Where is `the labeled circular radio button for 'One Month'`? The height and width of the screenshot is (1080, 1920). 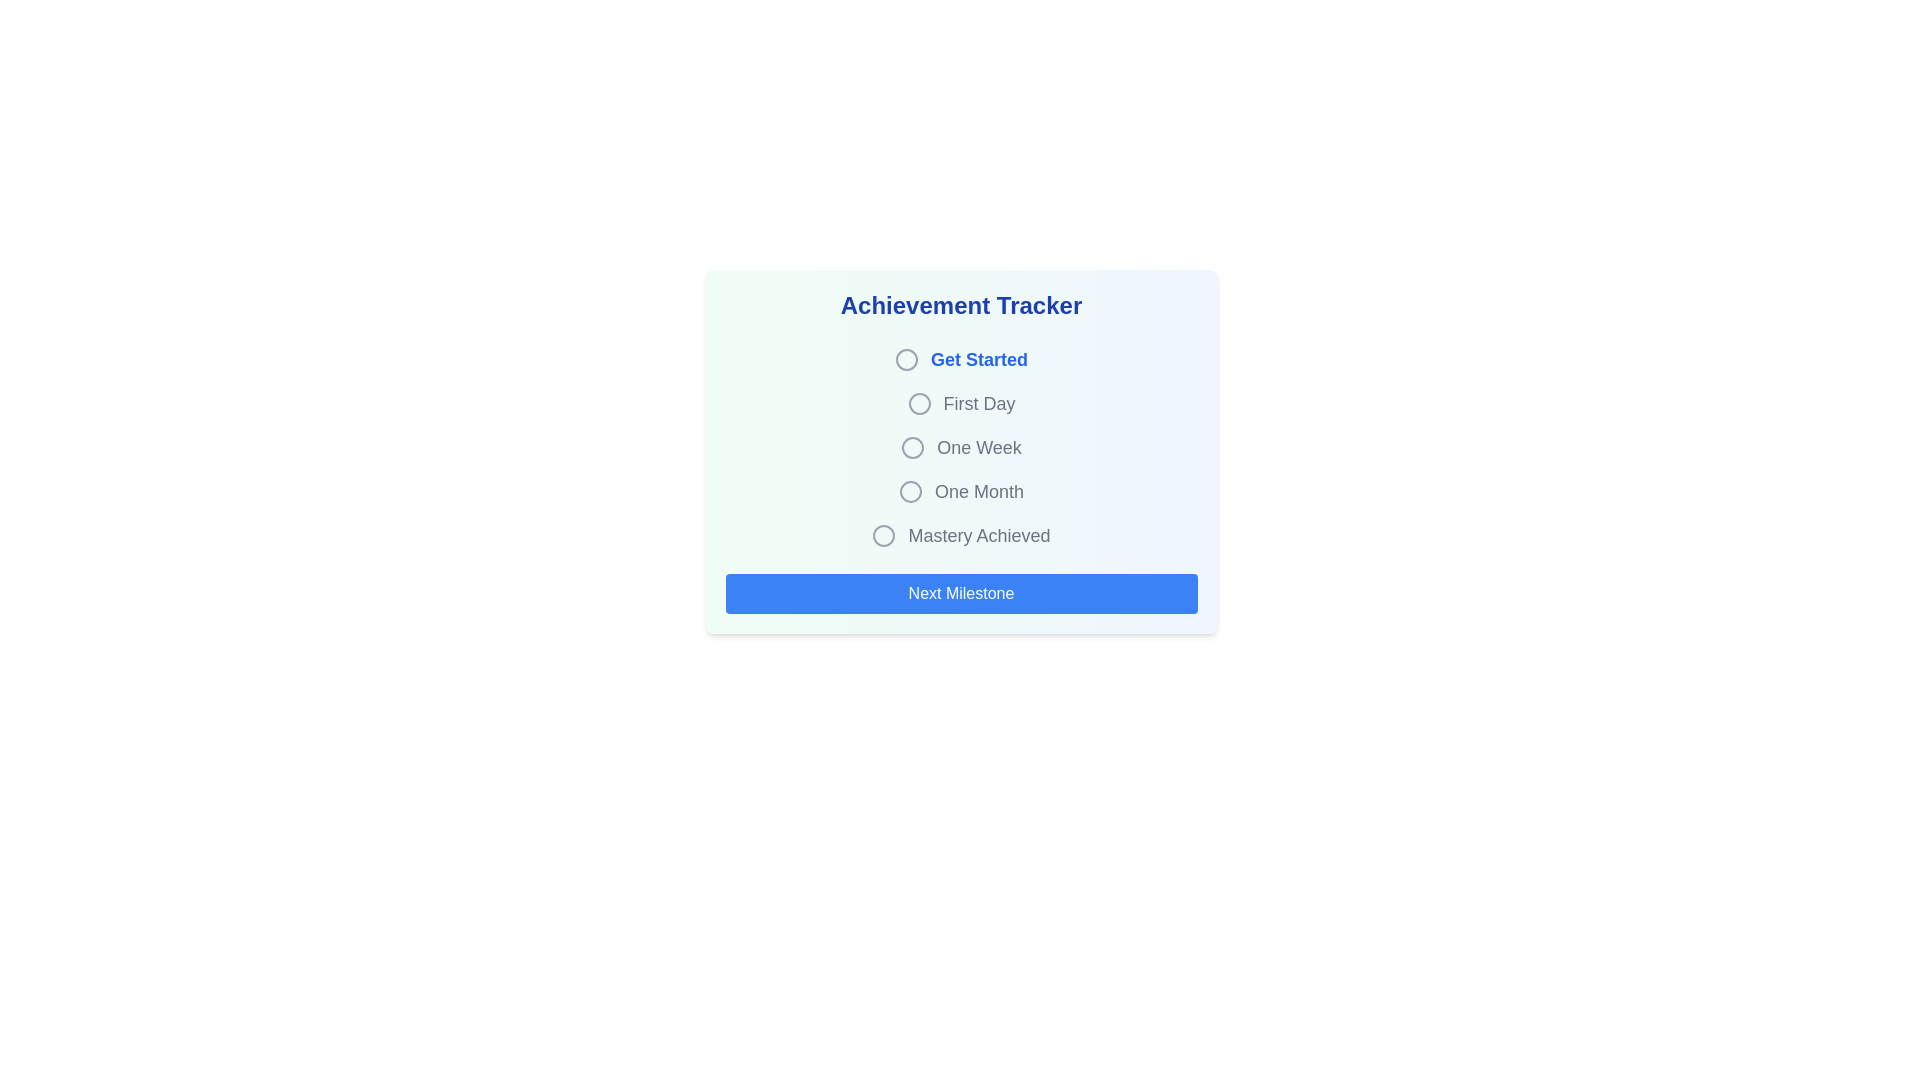
the labeled circular radio button for 'One Month' is located at coordinates (961, 492).